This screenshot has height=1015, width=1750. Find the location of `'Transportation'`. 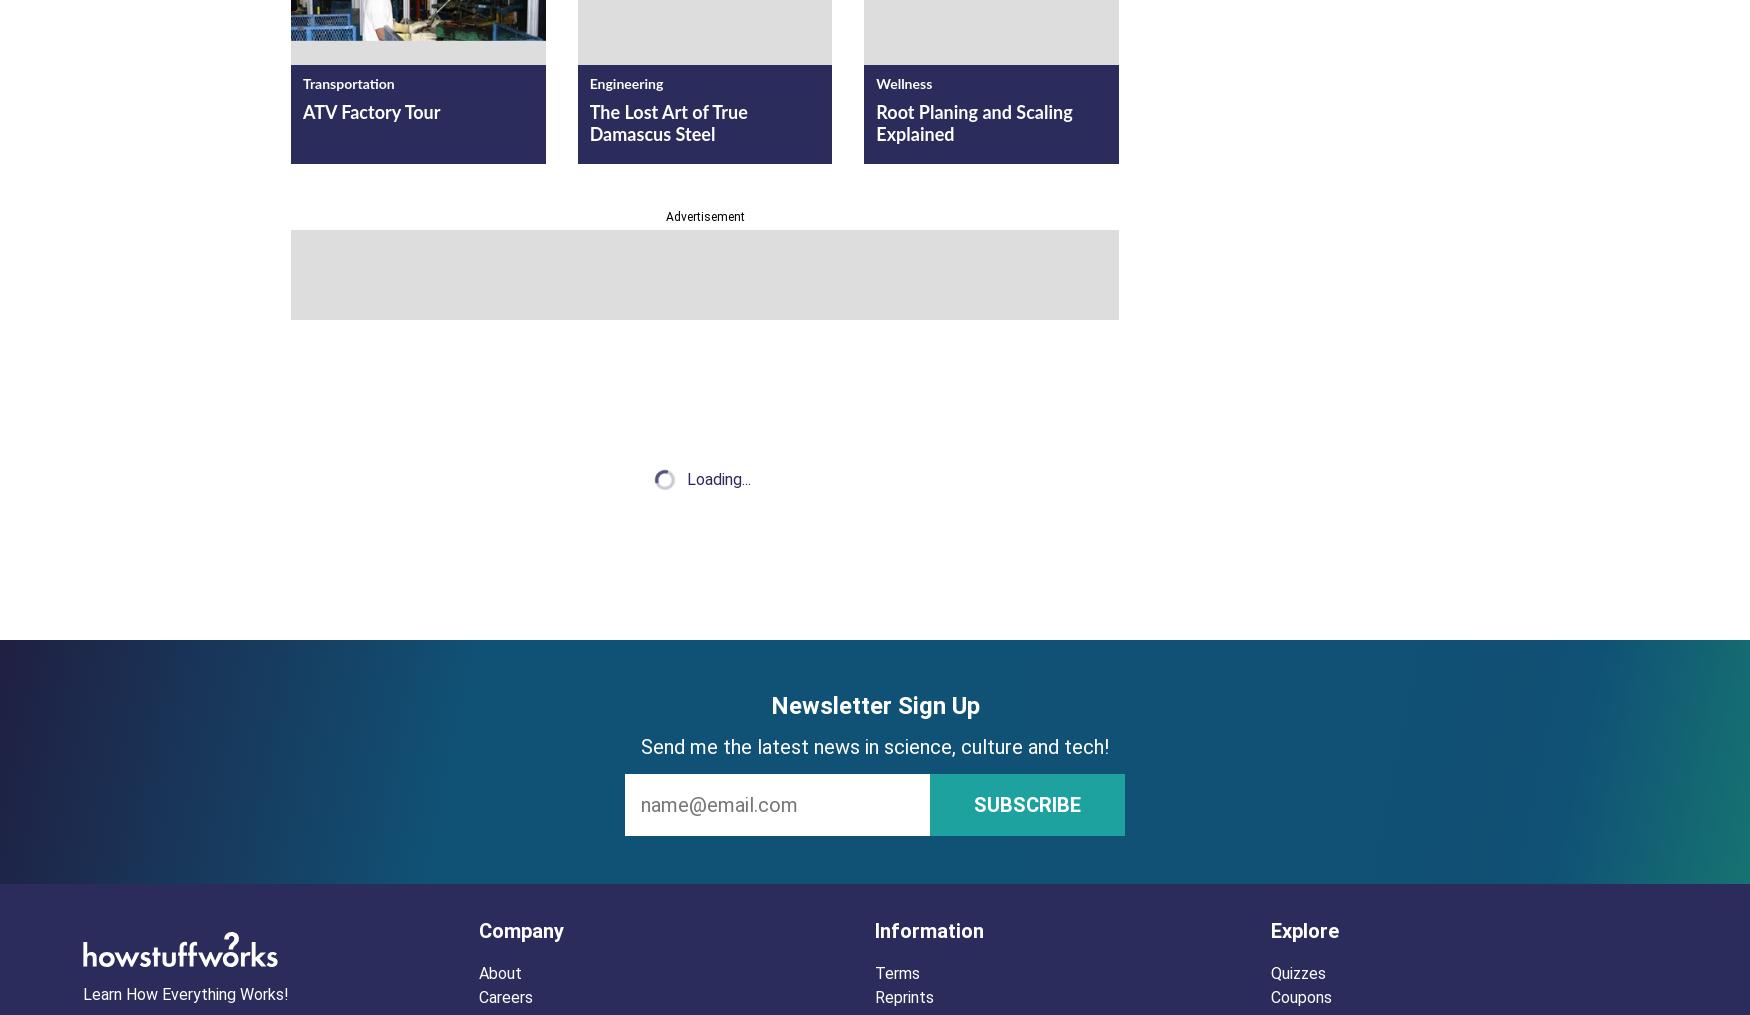

'Transportation' is located at coordinates (348, 84).